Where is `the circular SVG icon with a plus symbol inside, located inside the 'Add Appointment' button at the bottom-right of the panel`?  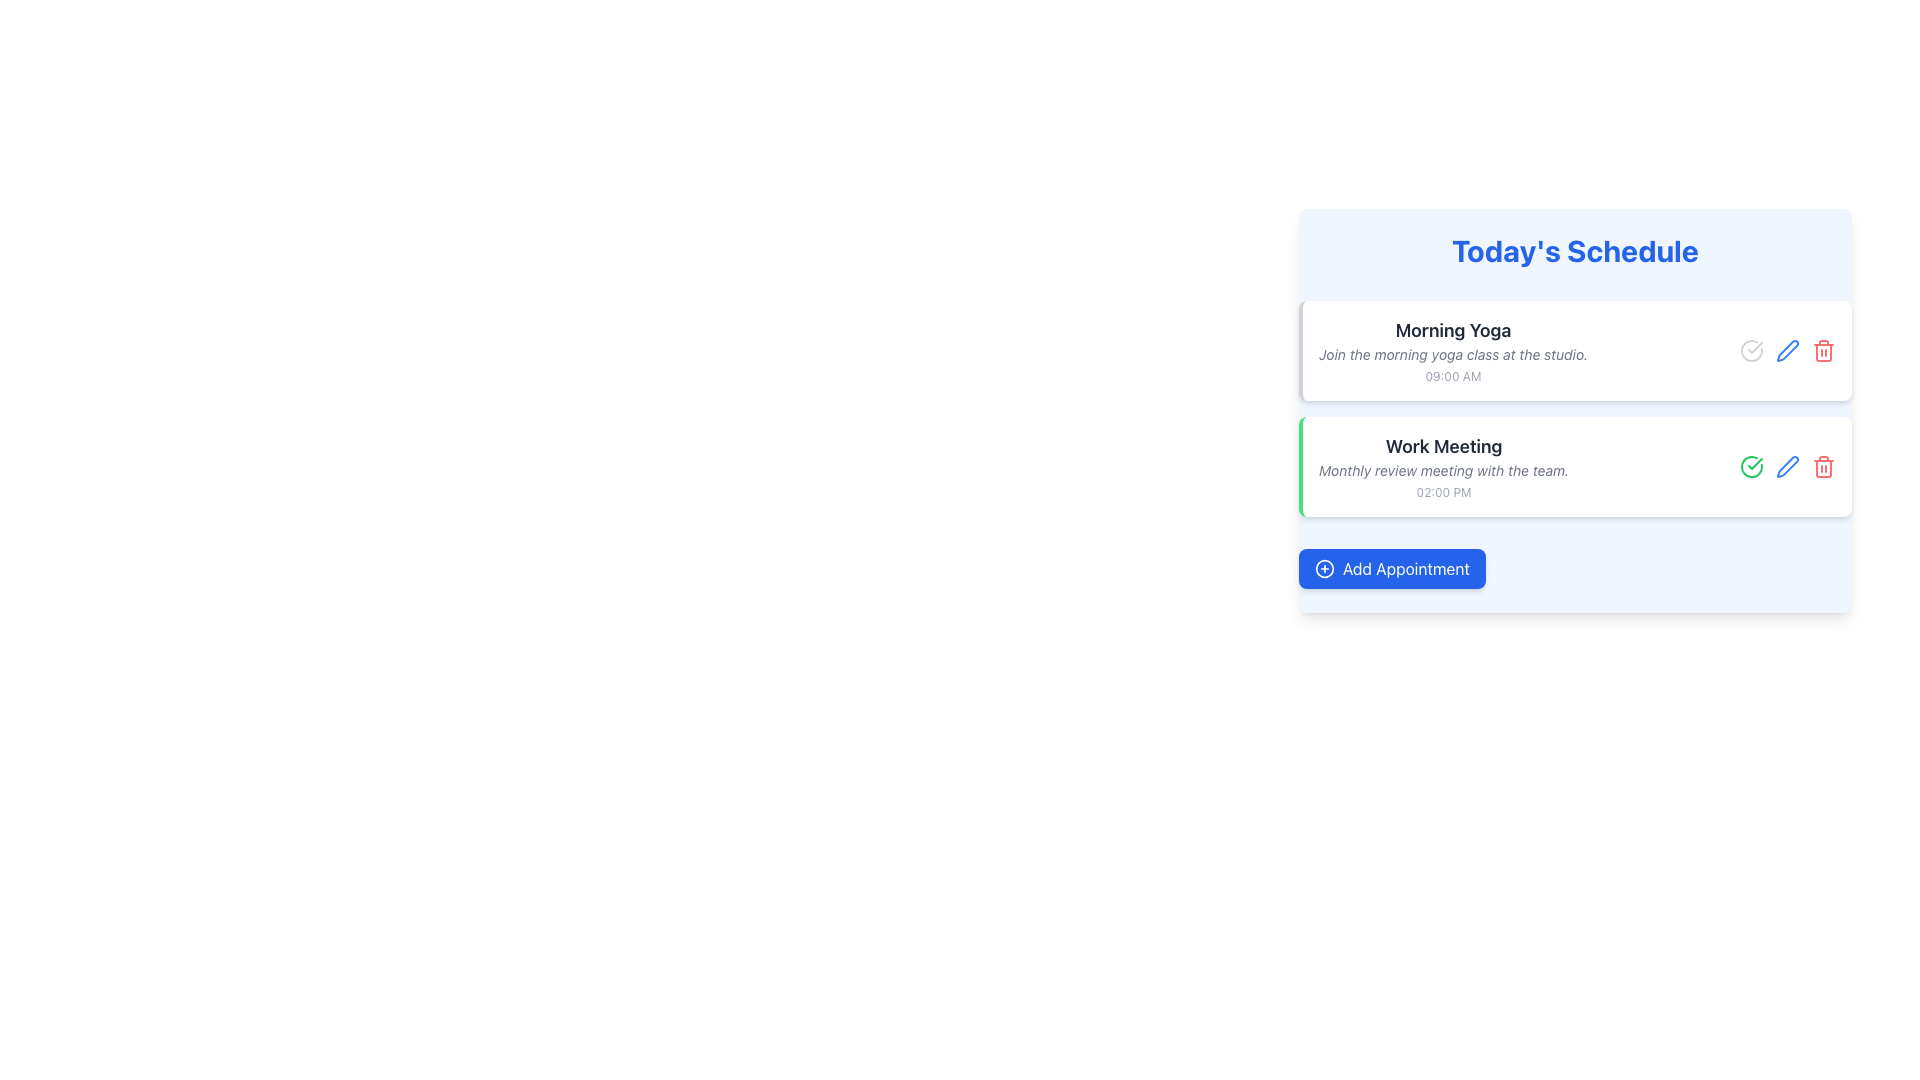 the circular SVG icon with a plus symbol inside, located inside the 'Add Appointment' button at the bottom-right of the panel is located at coordinates (1324, 569).